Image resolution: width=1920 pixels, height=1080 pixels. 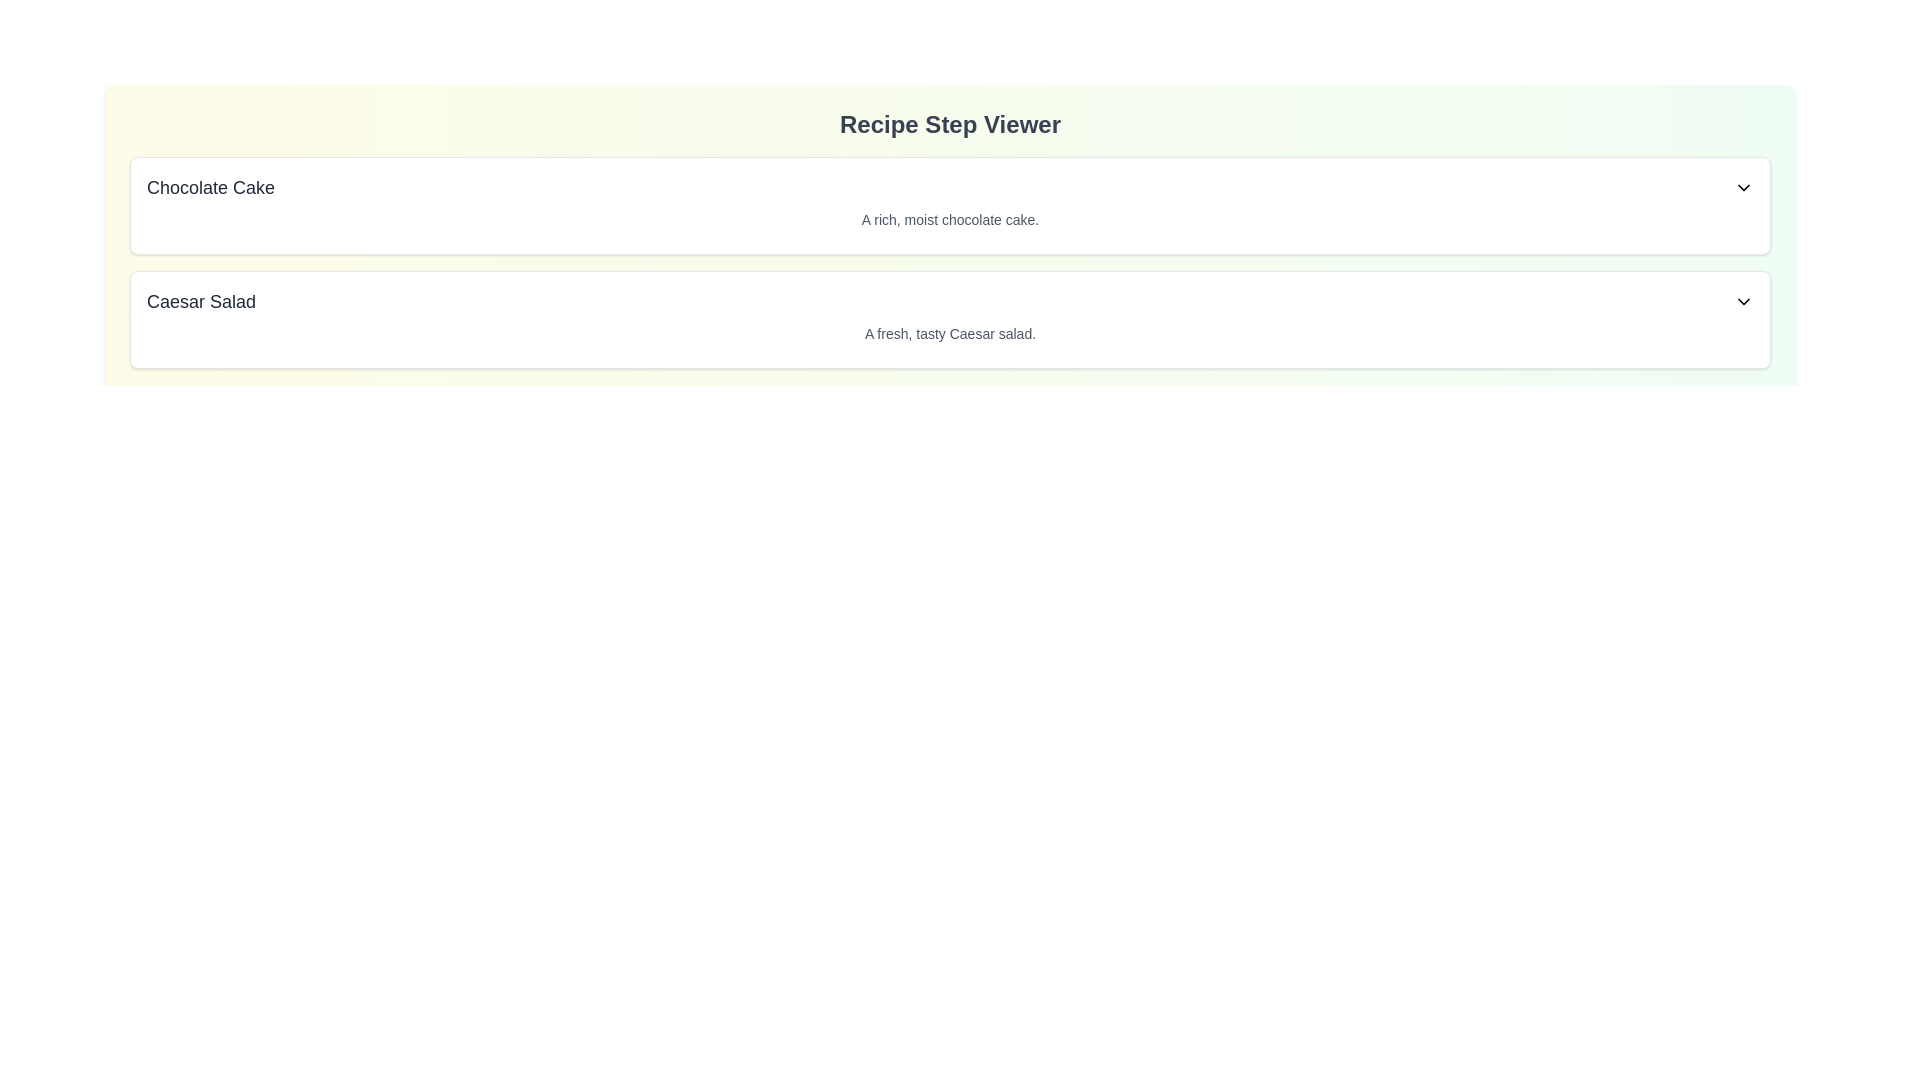 What do you see at coordinates (201, 301) in the screenshot?
I see `the 'Caesar Salad' text label, which is styled with medium-sized gray text and located within the second card-like component` at bounding box center [201, 301].